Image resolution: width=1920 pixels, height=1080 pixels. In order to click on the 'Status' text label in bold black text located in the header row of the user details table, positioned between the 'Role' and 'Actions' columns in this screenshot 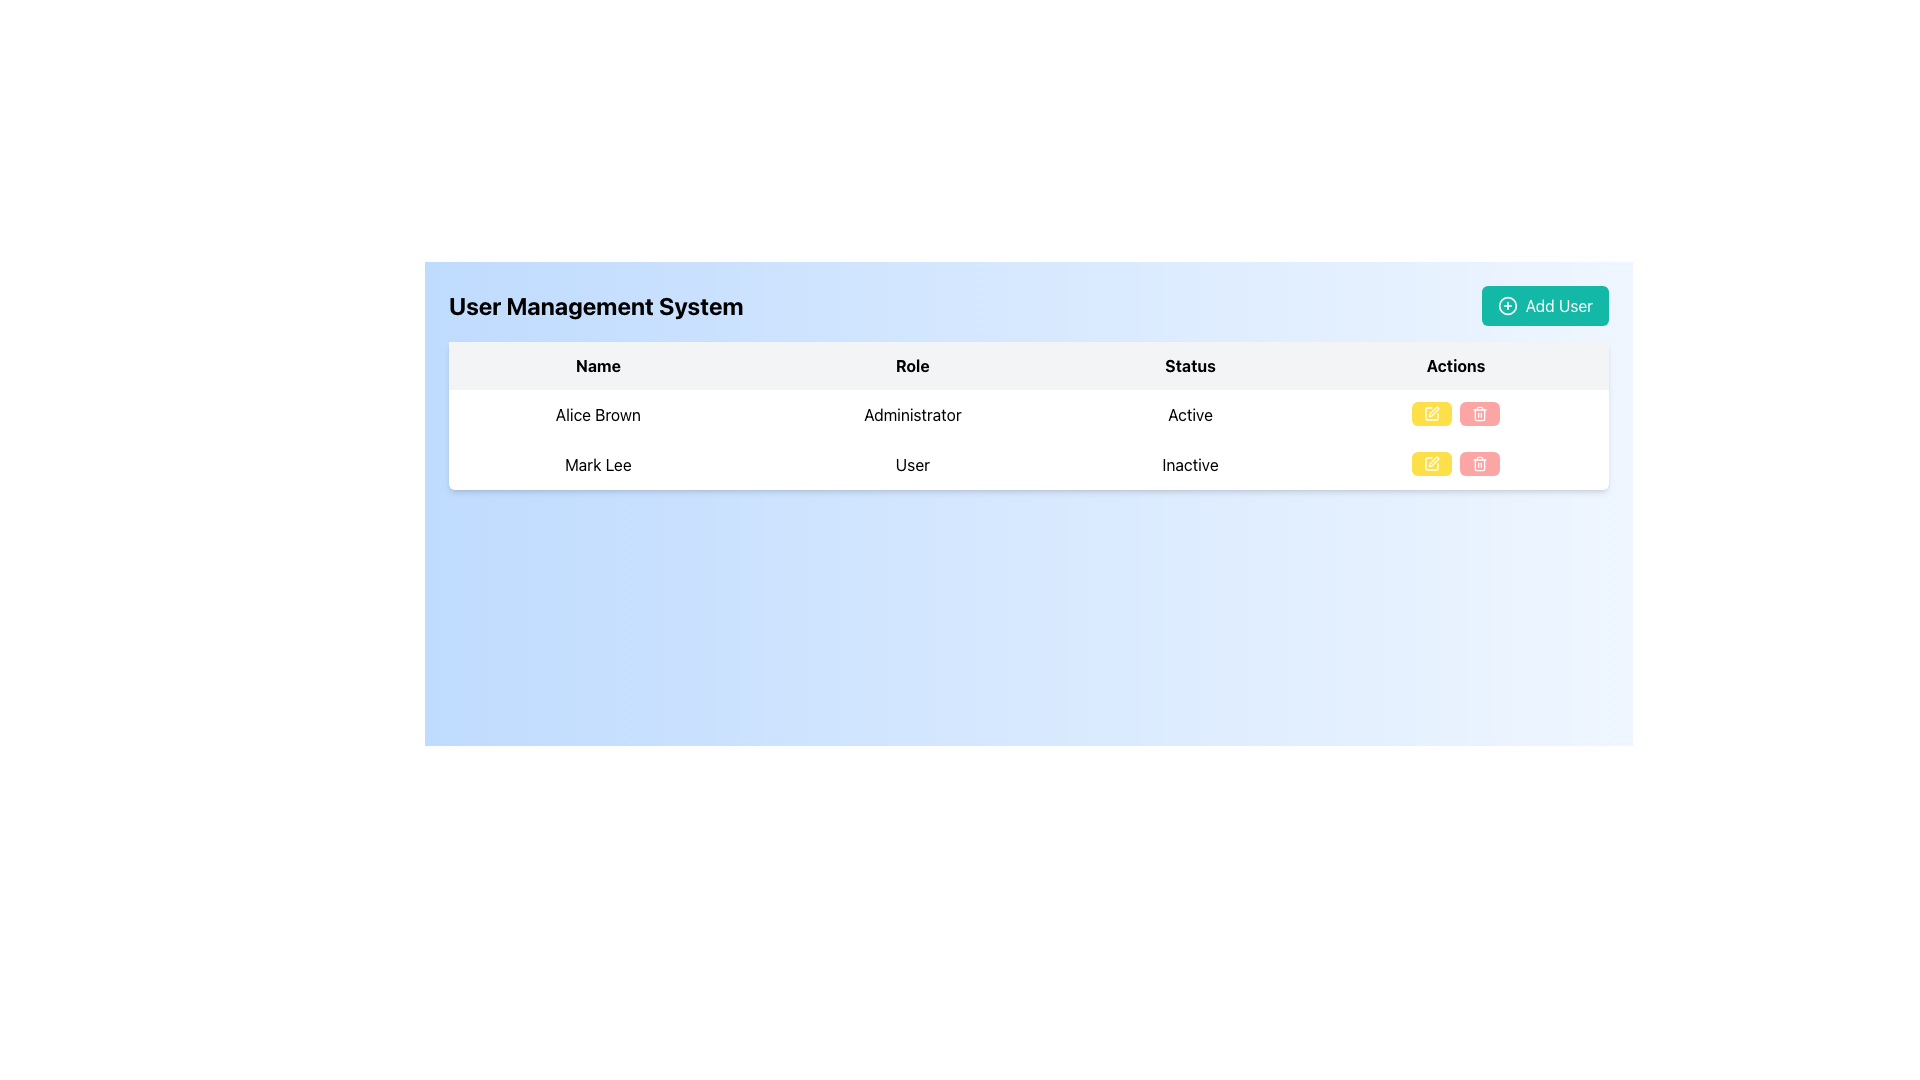, I will do `click(1190, 366)`.